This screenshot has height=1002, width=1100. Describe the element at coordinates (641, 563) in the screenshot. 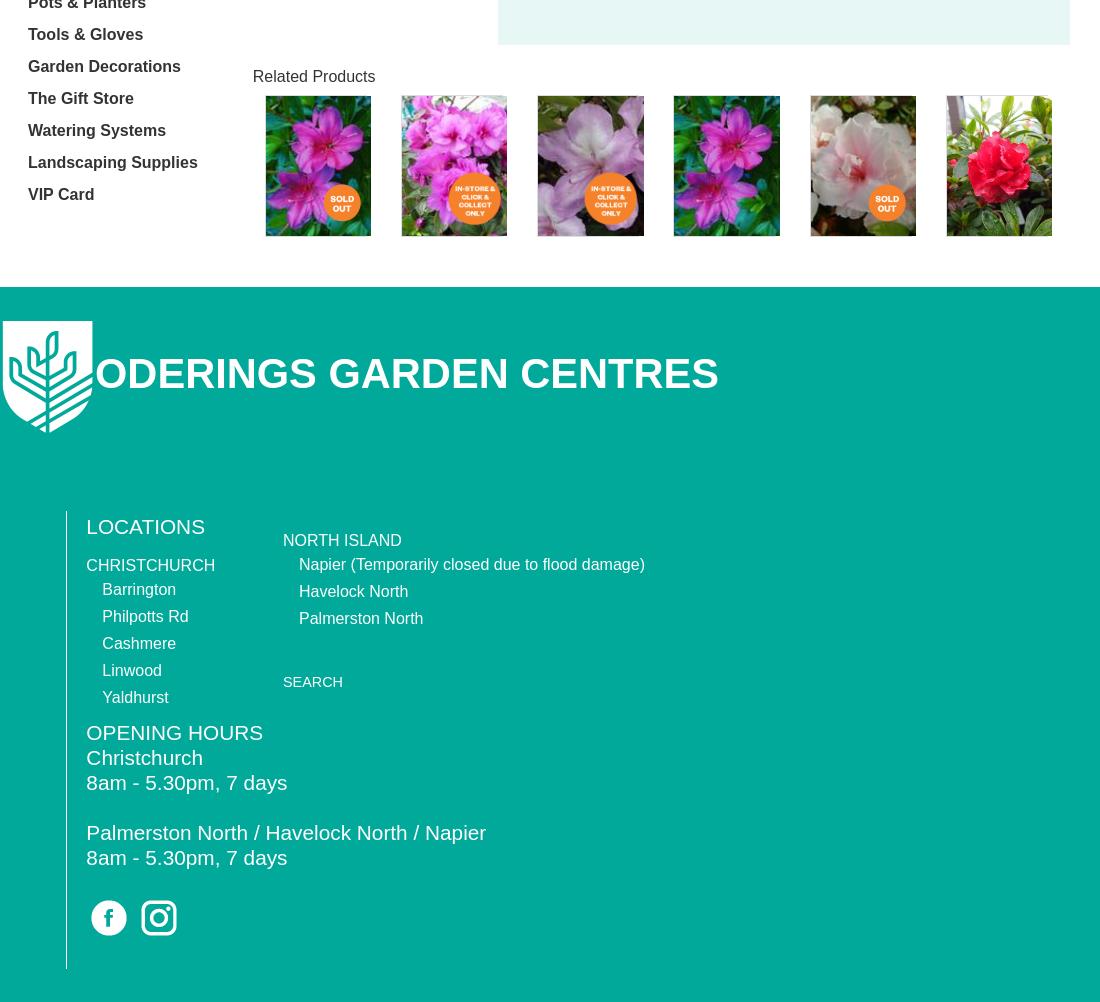

I see `')'` at that location.